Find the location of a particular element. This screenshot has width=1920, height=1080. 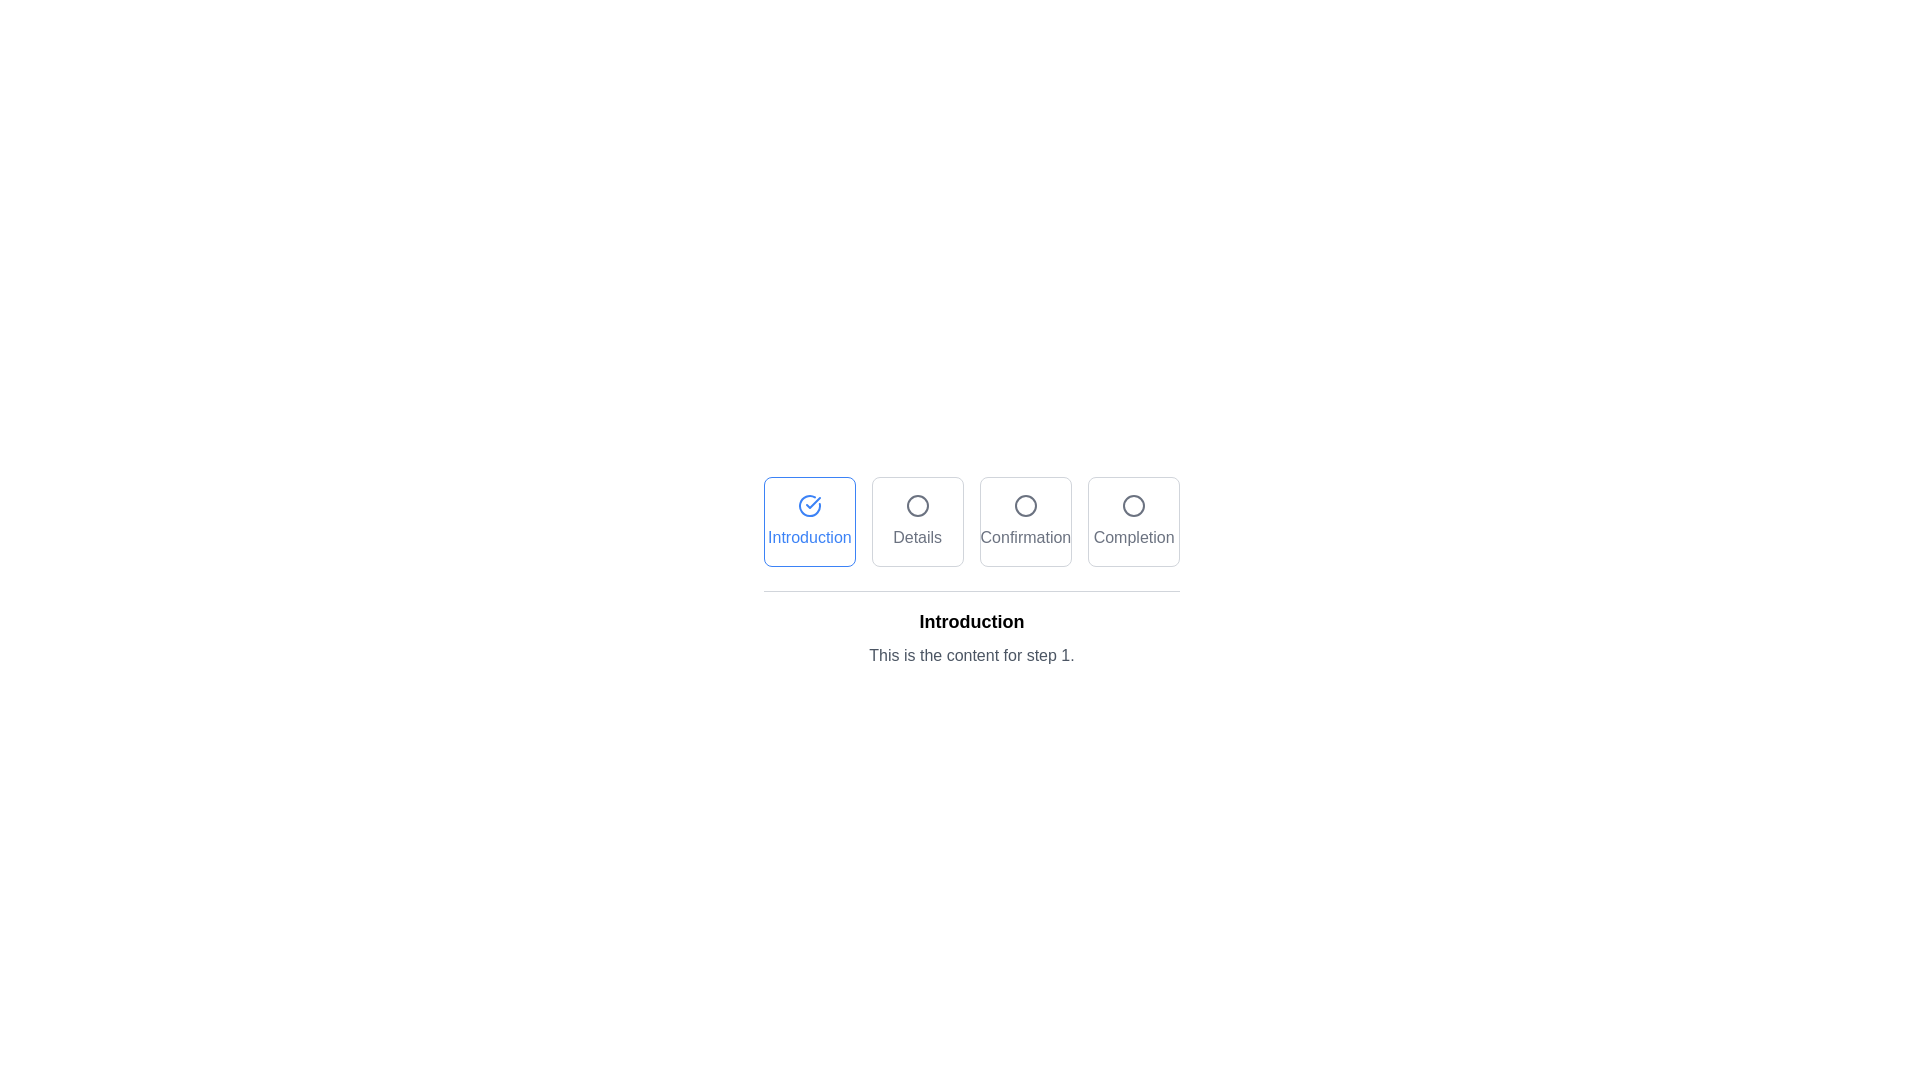

the 'Completion' button, which is the fourth card in a horizontal sequence of four cards, located at the far-right end with a gray color scheme and rounded corners is located at coordinates (1133, 520).